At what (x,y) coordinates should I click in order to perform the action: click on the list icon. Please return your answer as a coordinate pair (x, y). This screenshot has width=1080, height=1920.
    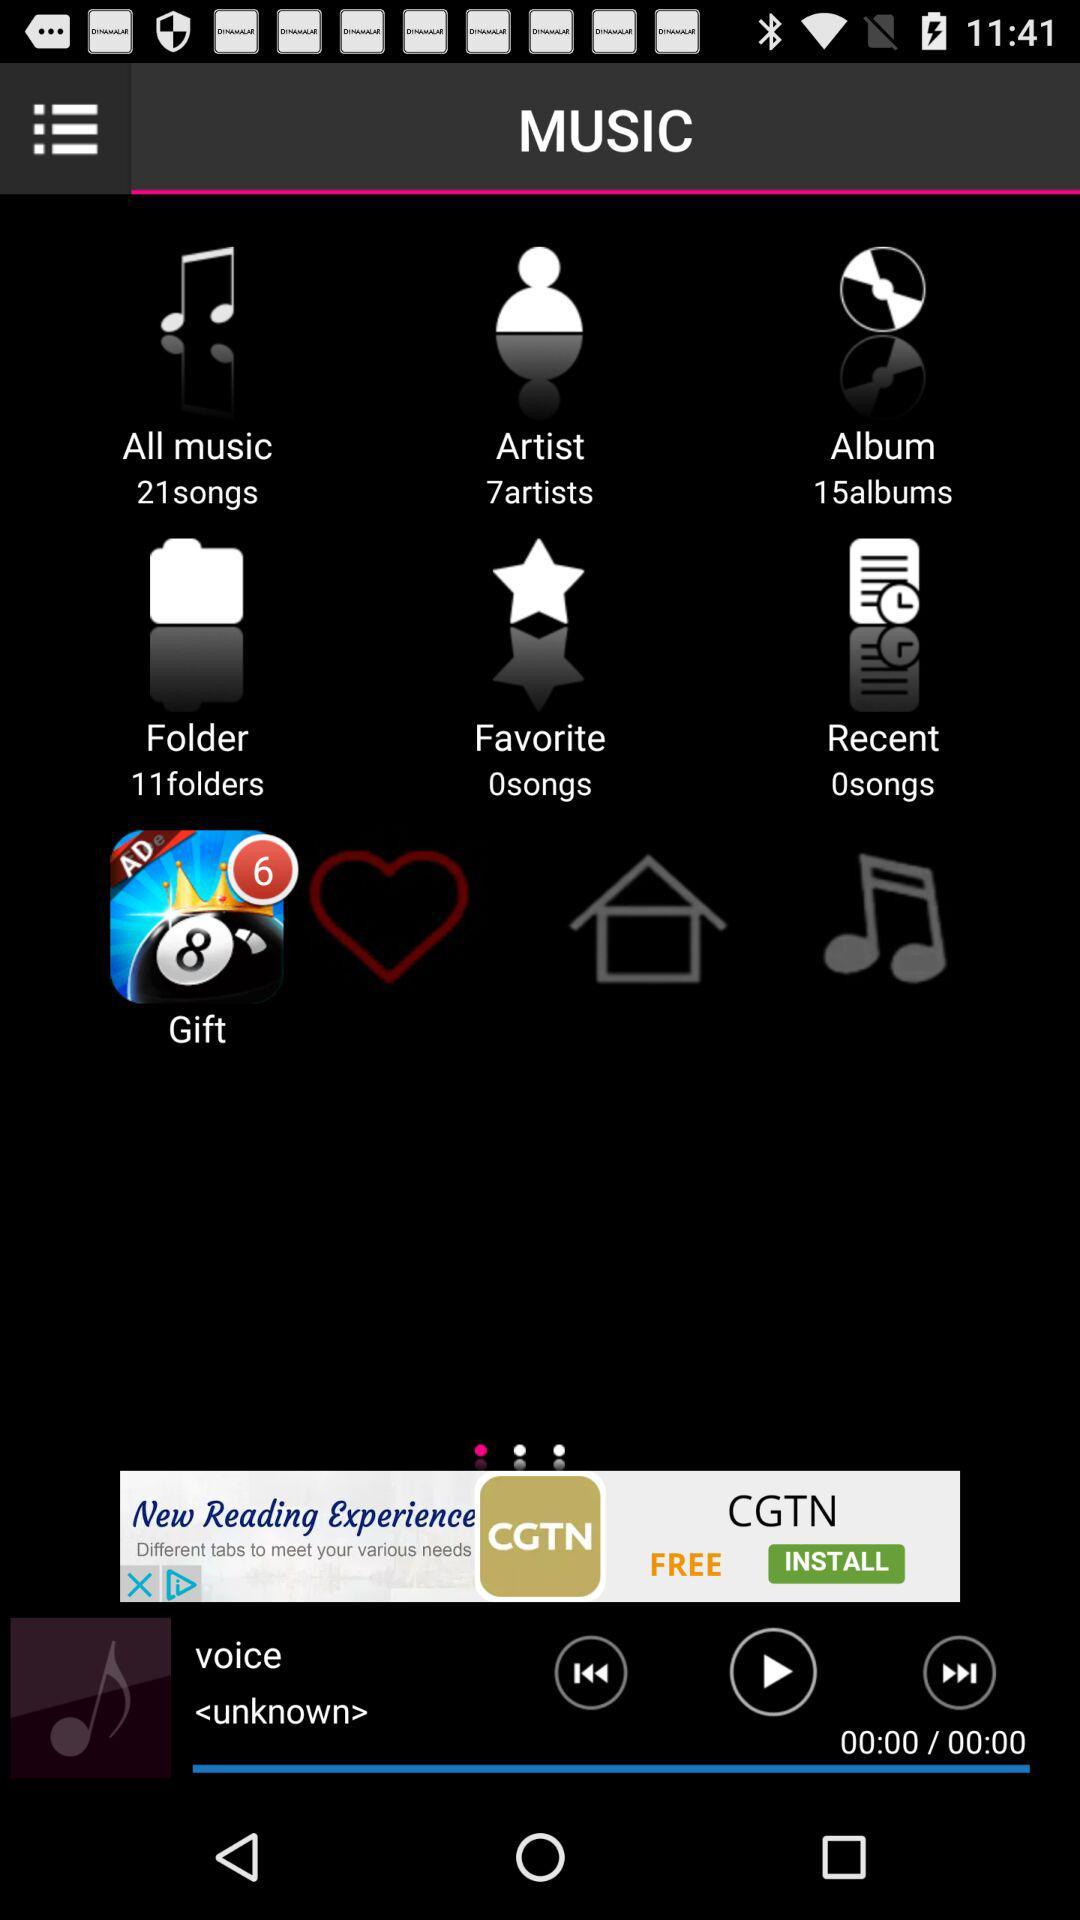
    Looking at the image, I should click on (64, 136).